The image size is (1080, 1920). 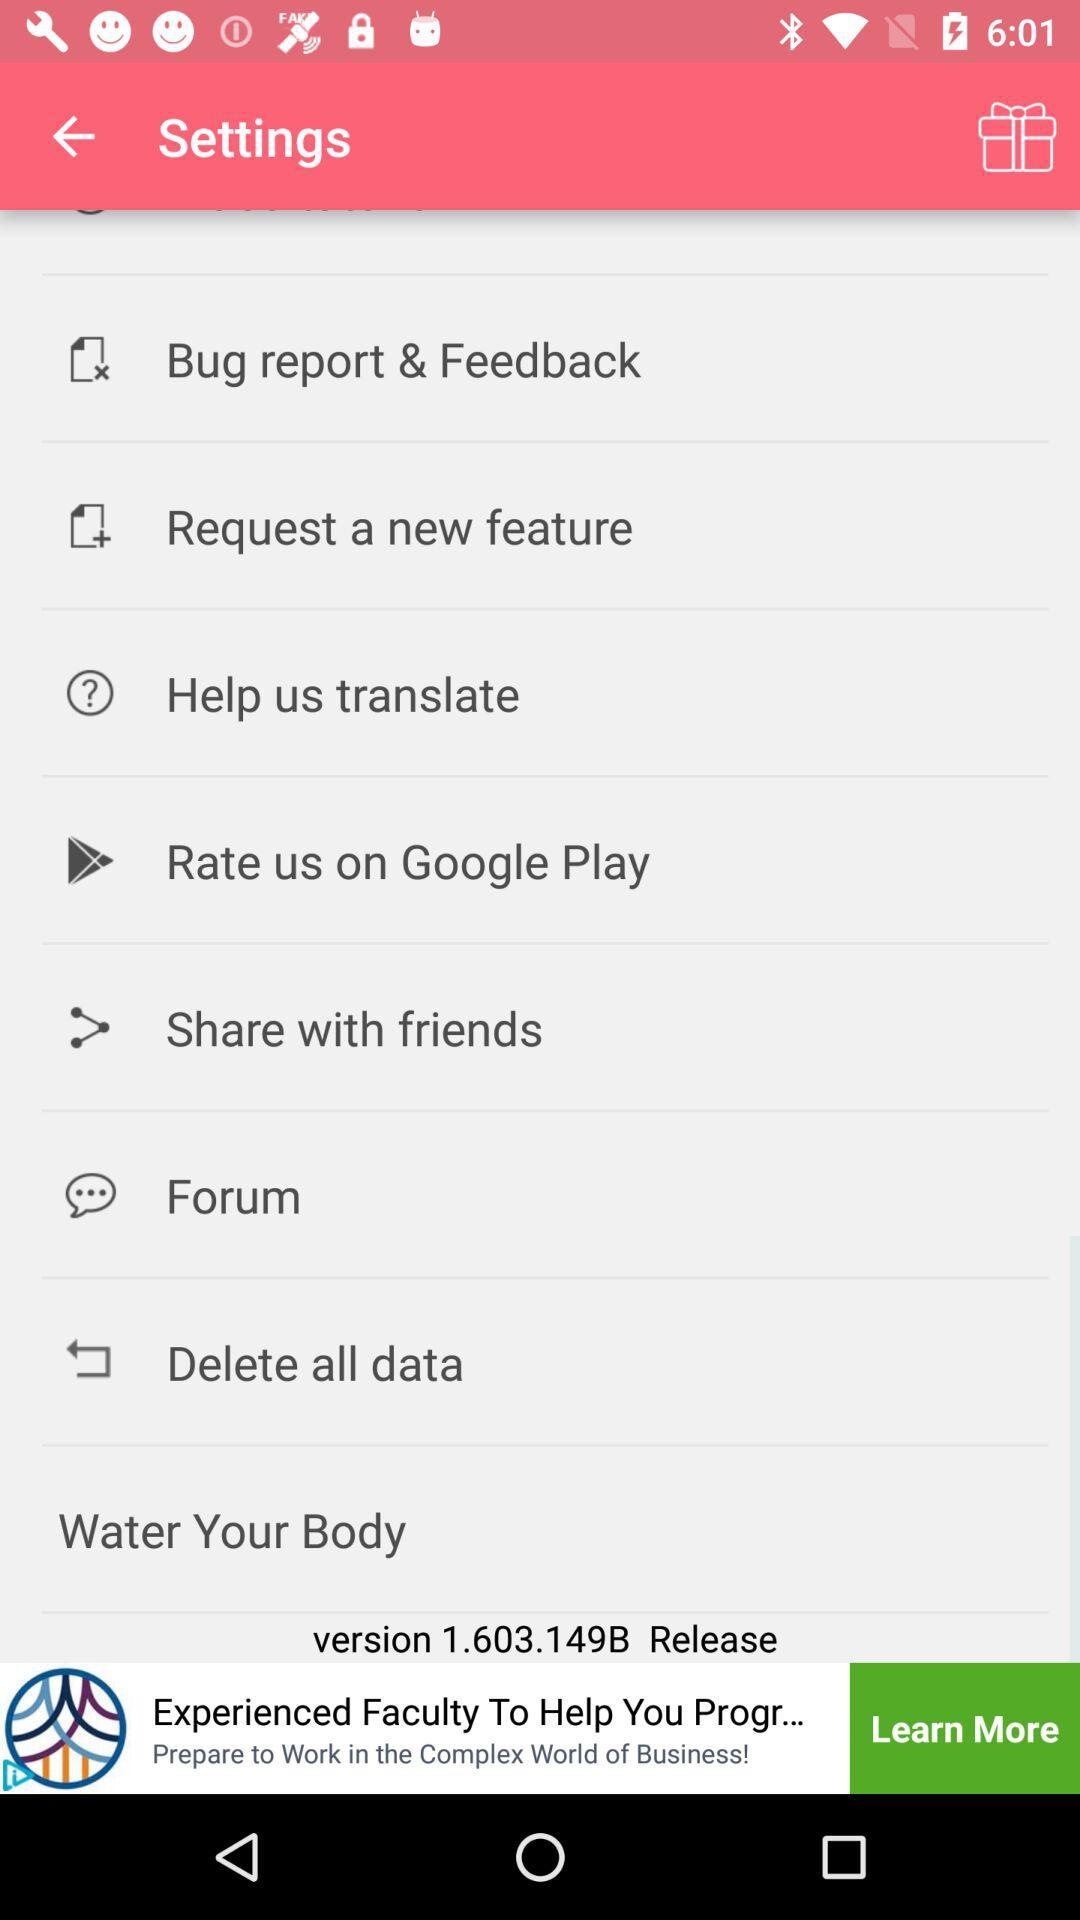 I want to click on the play icon, so click(x=18, y=1775).